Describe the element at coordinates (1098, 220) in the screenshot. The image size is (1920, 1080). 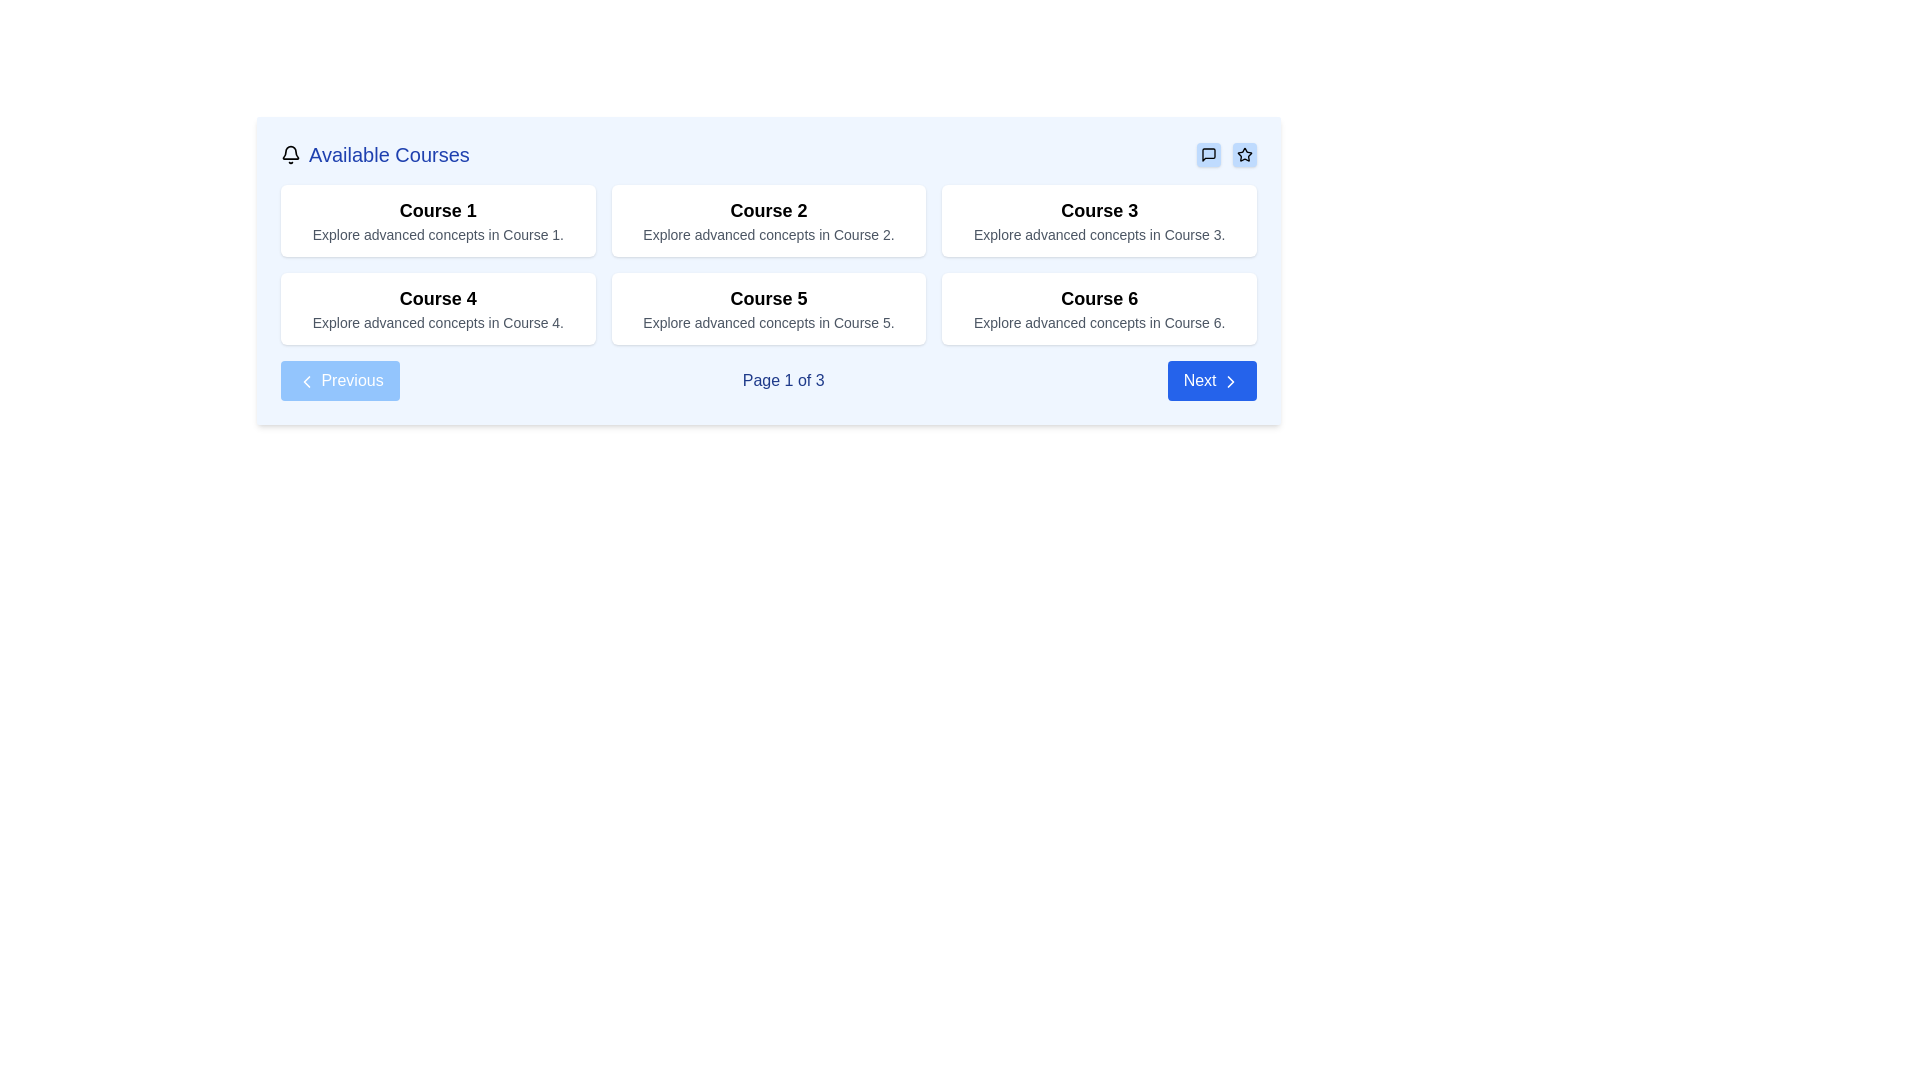
I see `the 'Course 3' card located in the upper right corner of the grid layout` at that location.